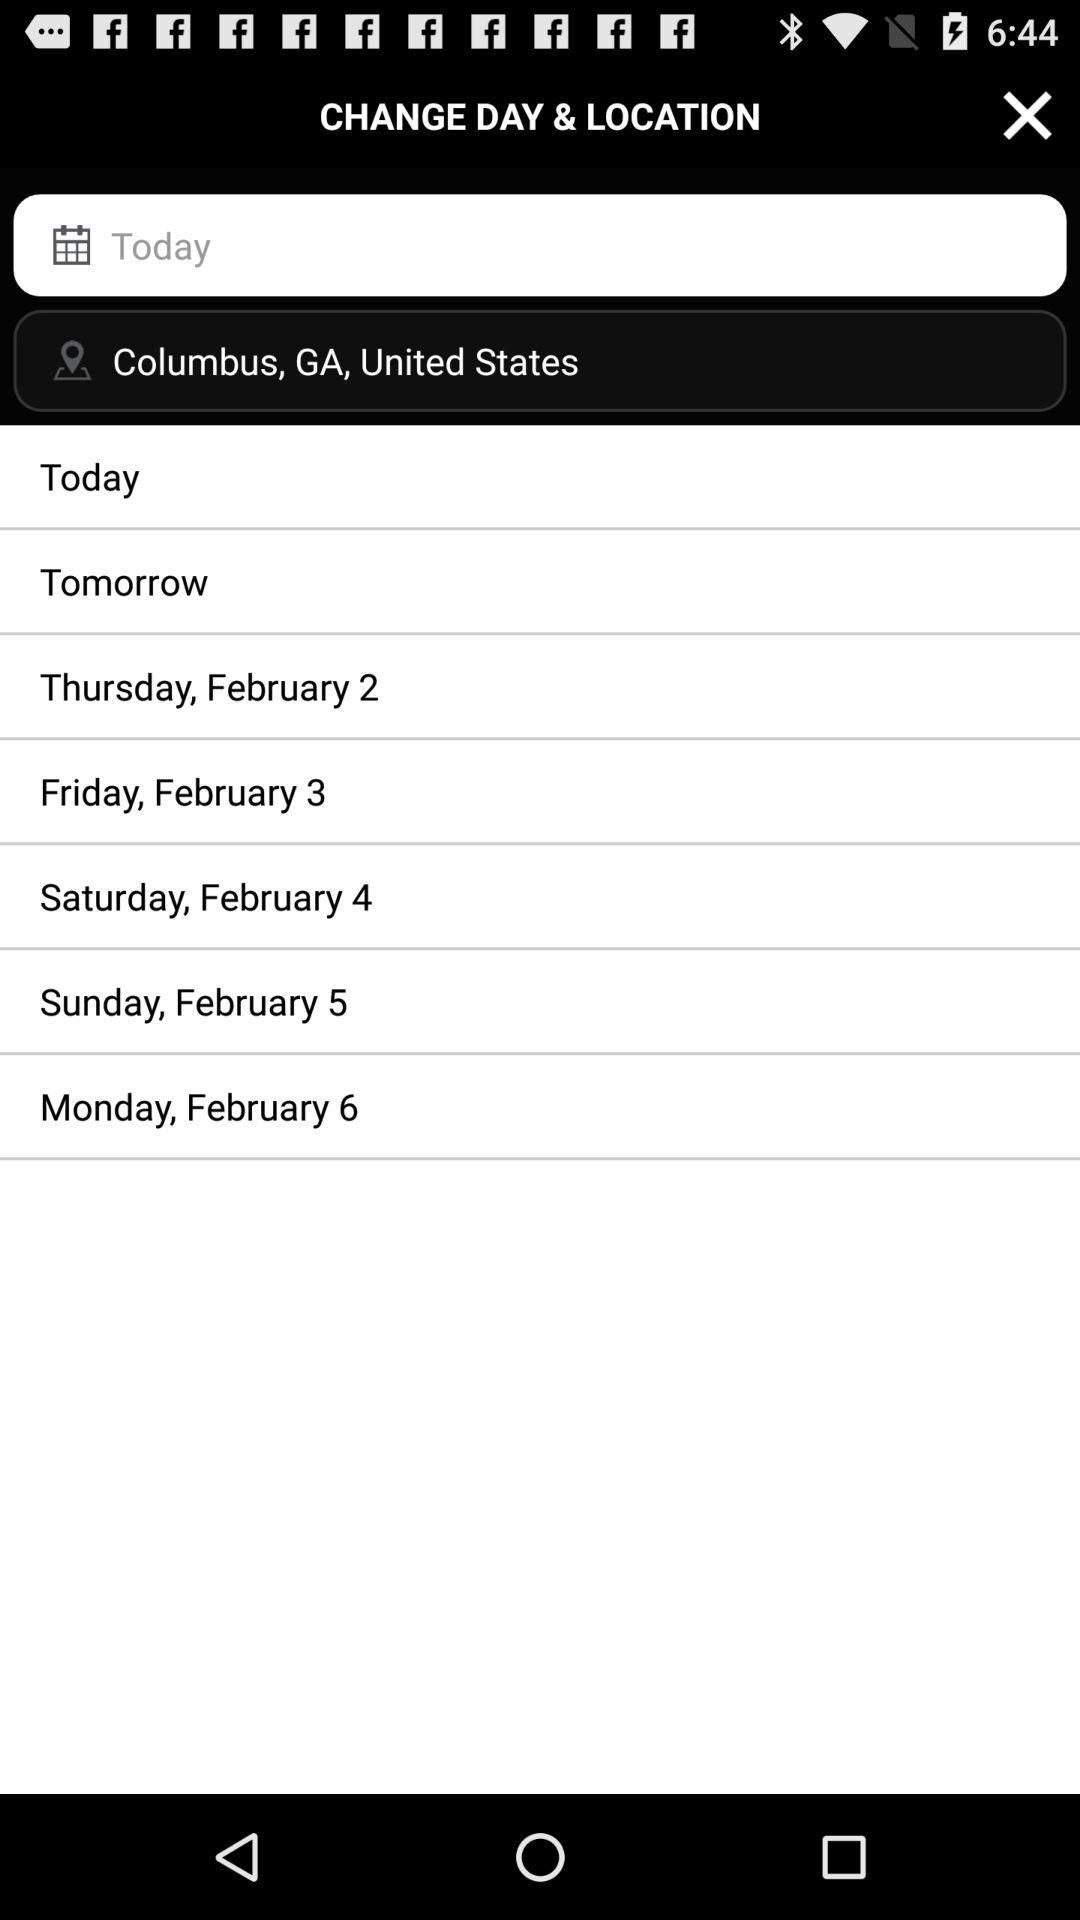  I want to click on icon below columbus ga united, so click(540, 475).